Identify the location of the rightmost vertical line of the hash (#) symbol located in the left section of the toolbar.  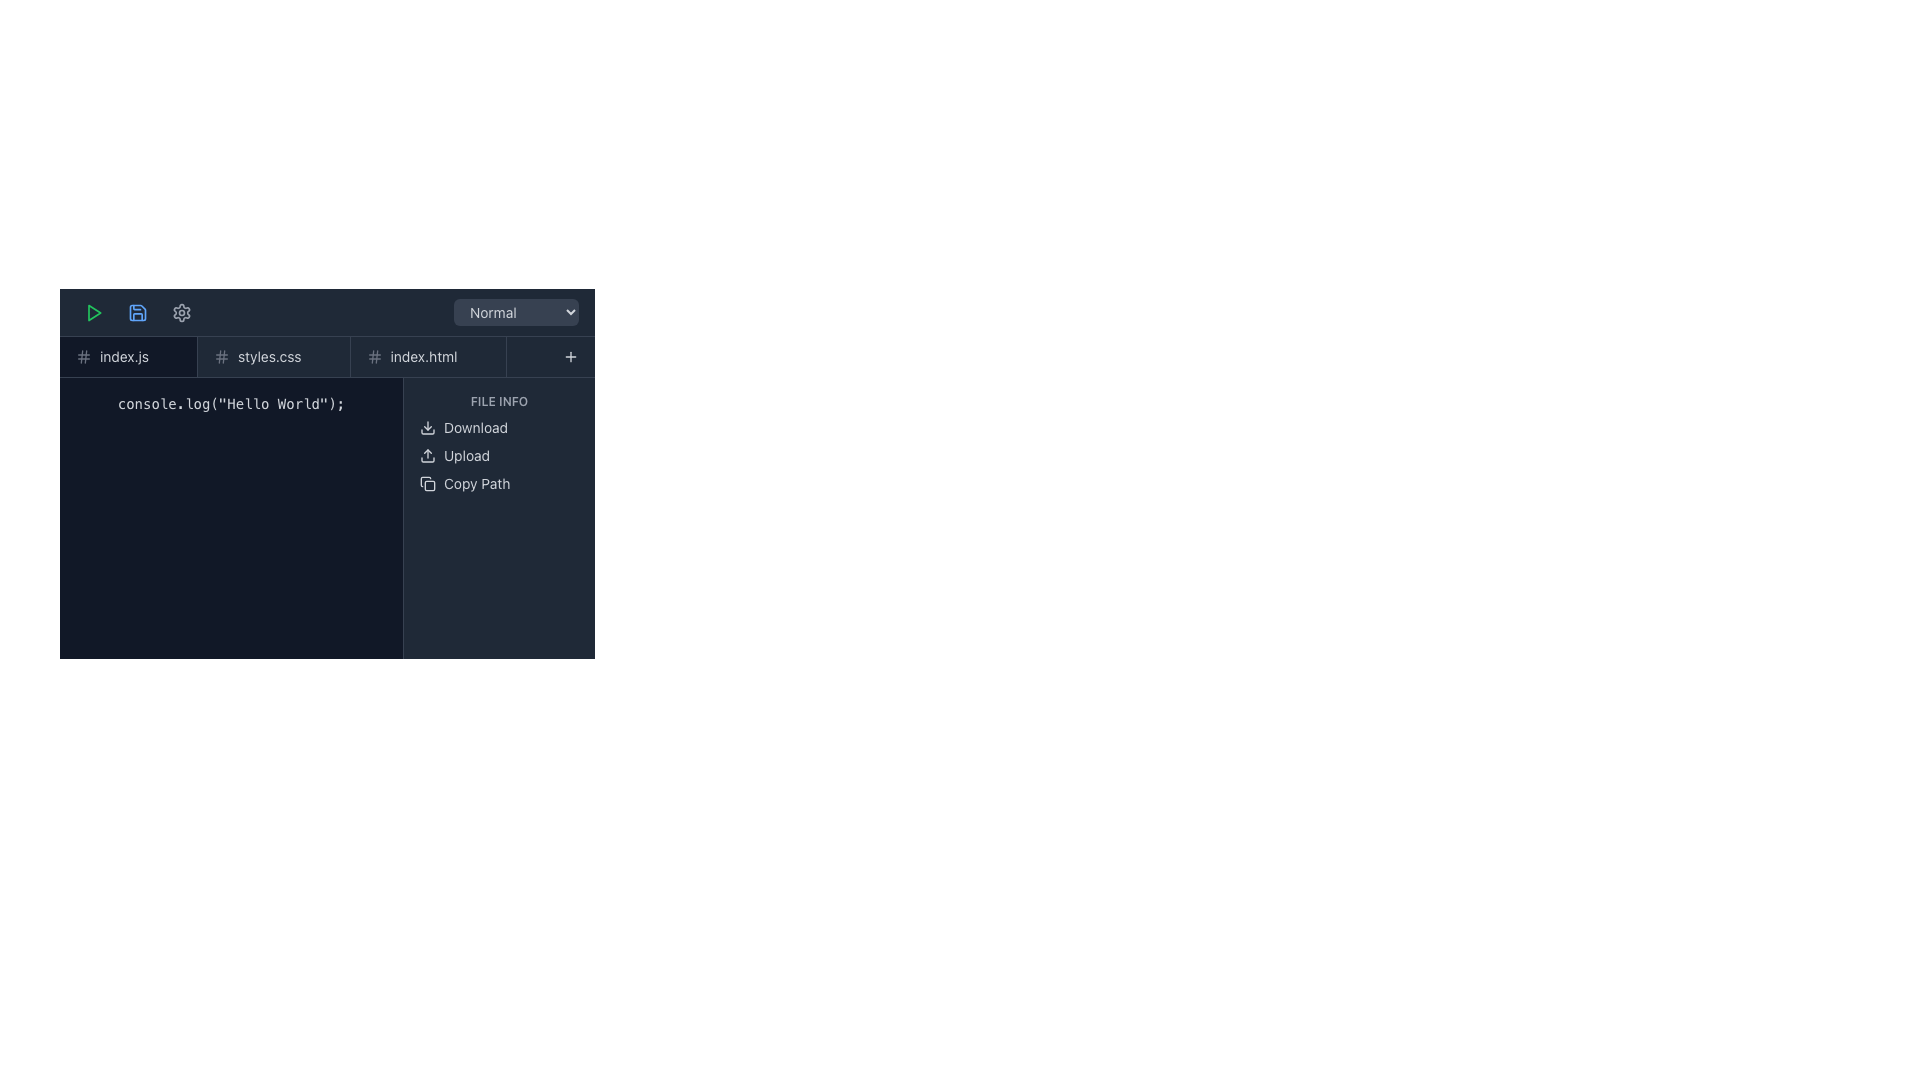
(85, 356).